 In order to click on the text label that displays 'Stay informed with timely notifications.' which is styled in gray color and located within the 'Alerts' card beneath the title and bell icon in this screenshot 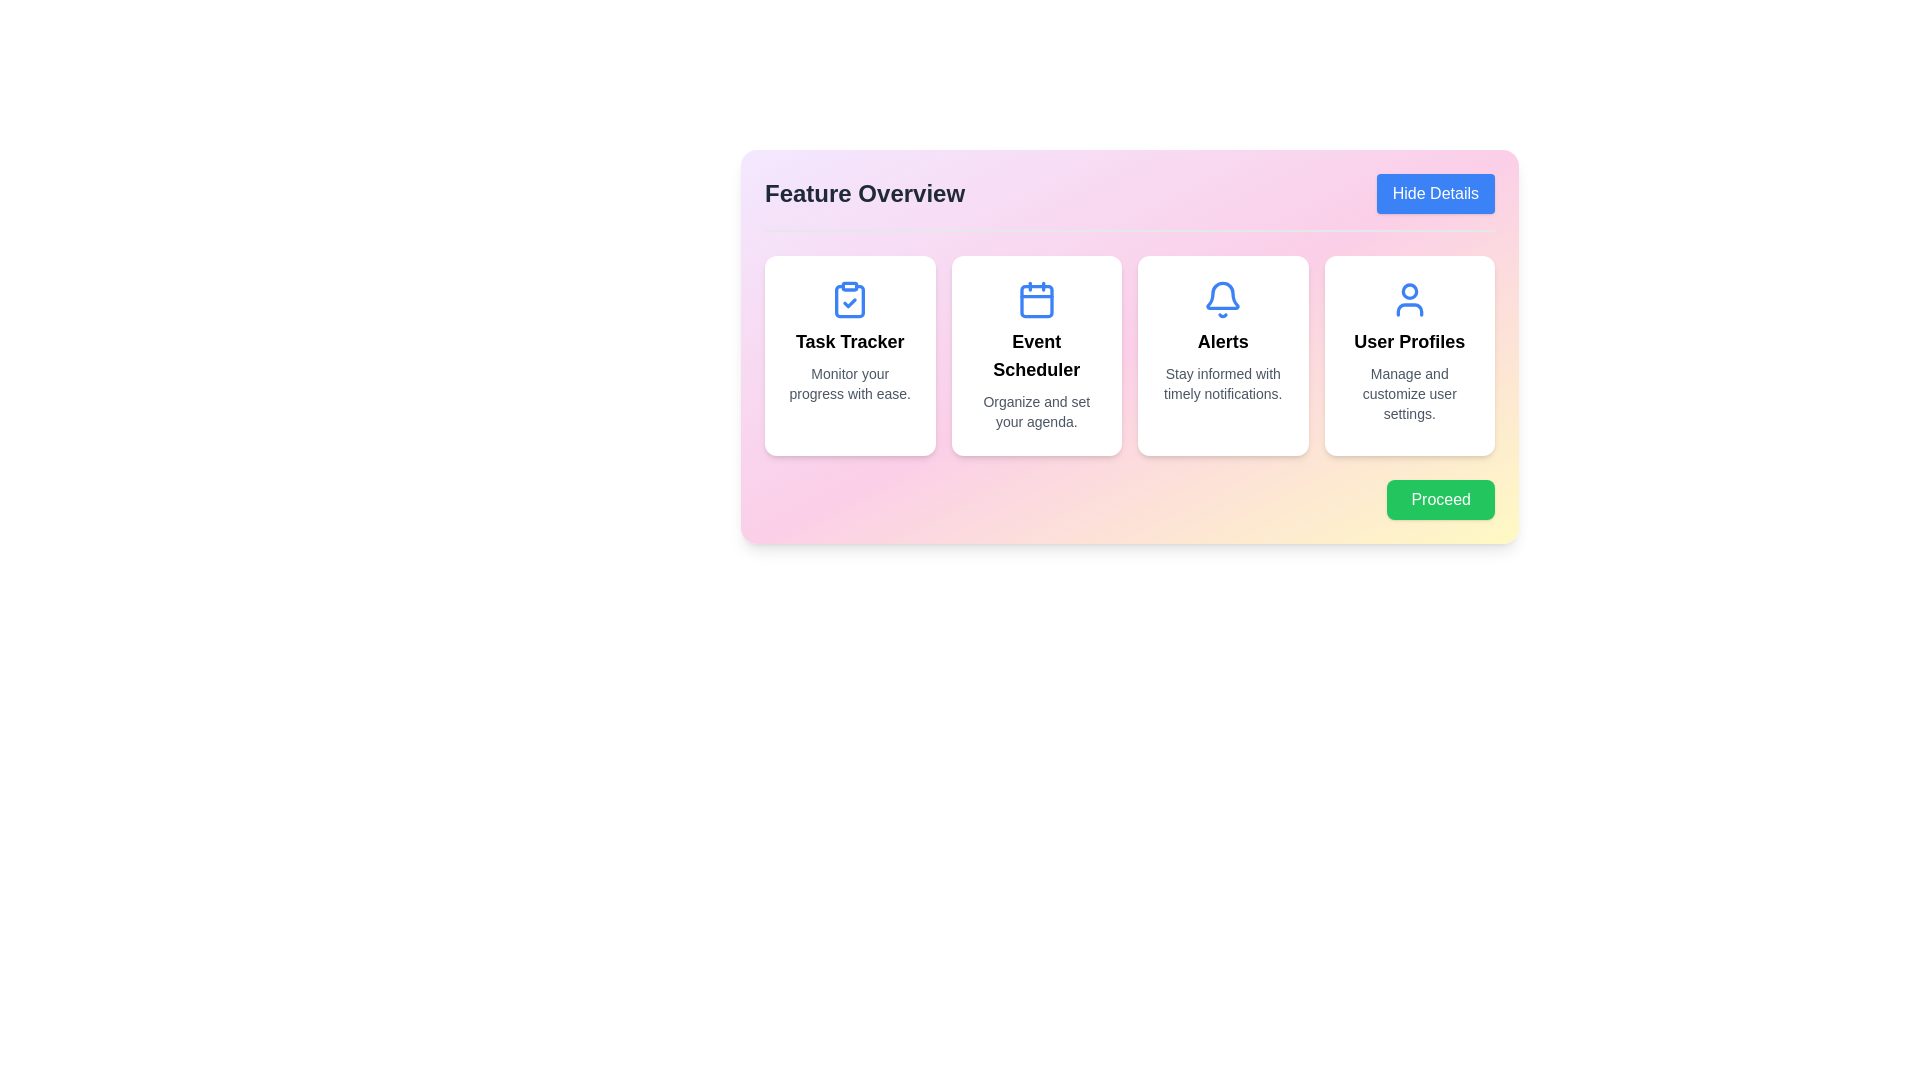, I will do `click(1222, 384)`.